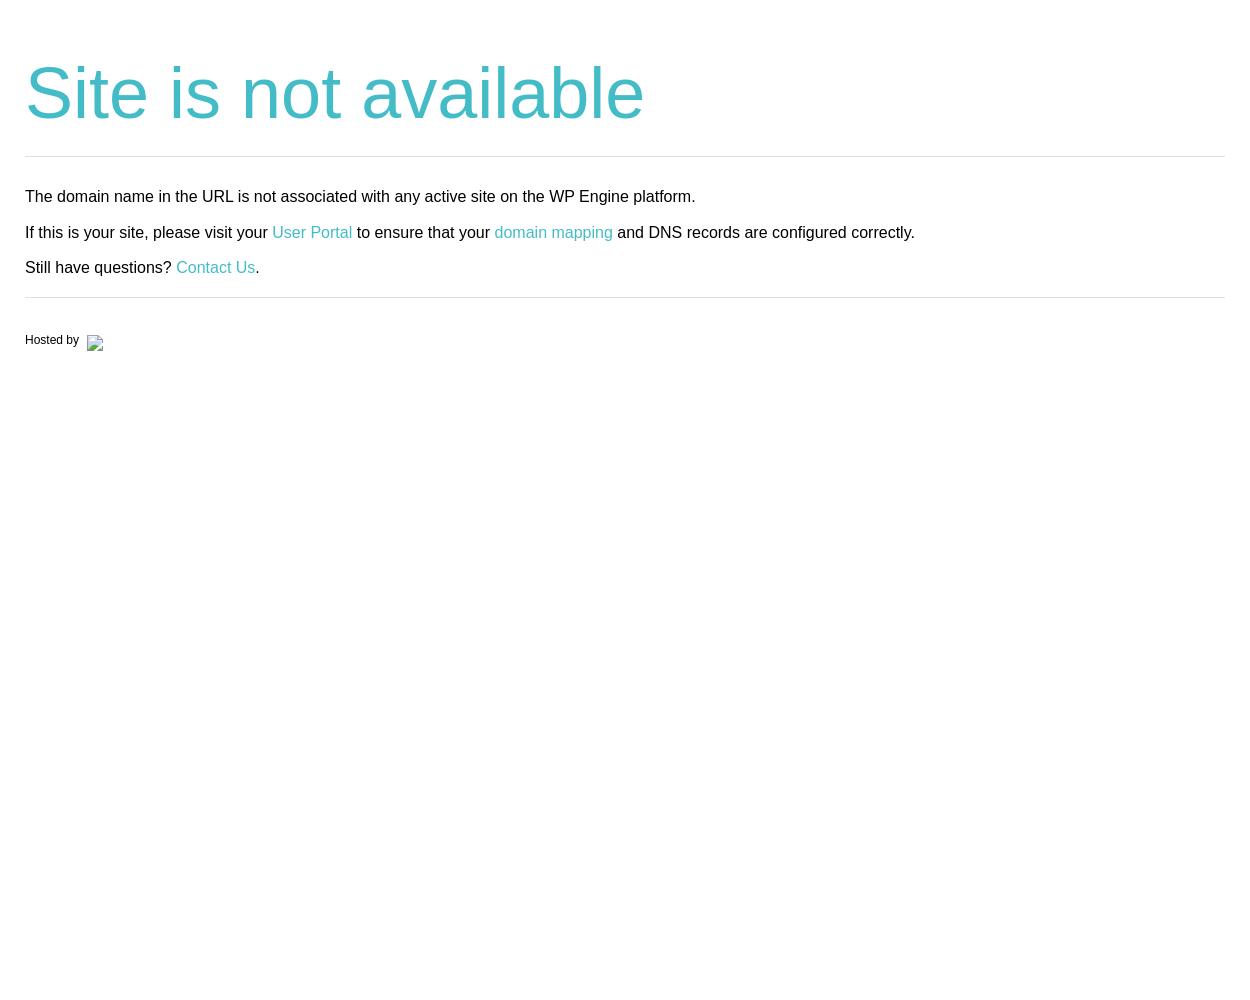 This screenshot has height=1000, width=1250. I want to click on 'and DNS records are
        configured correctly.', so click(611, 230).